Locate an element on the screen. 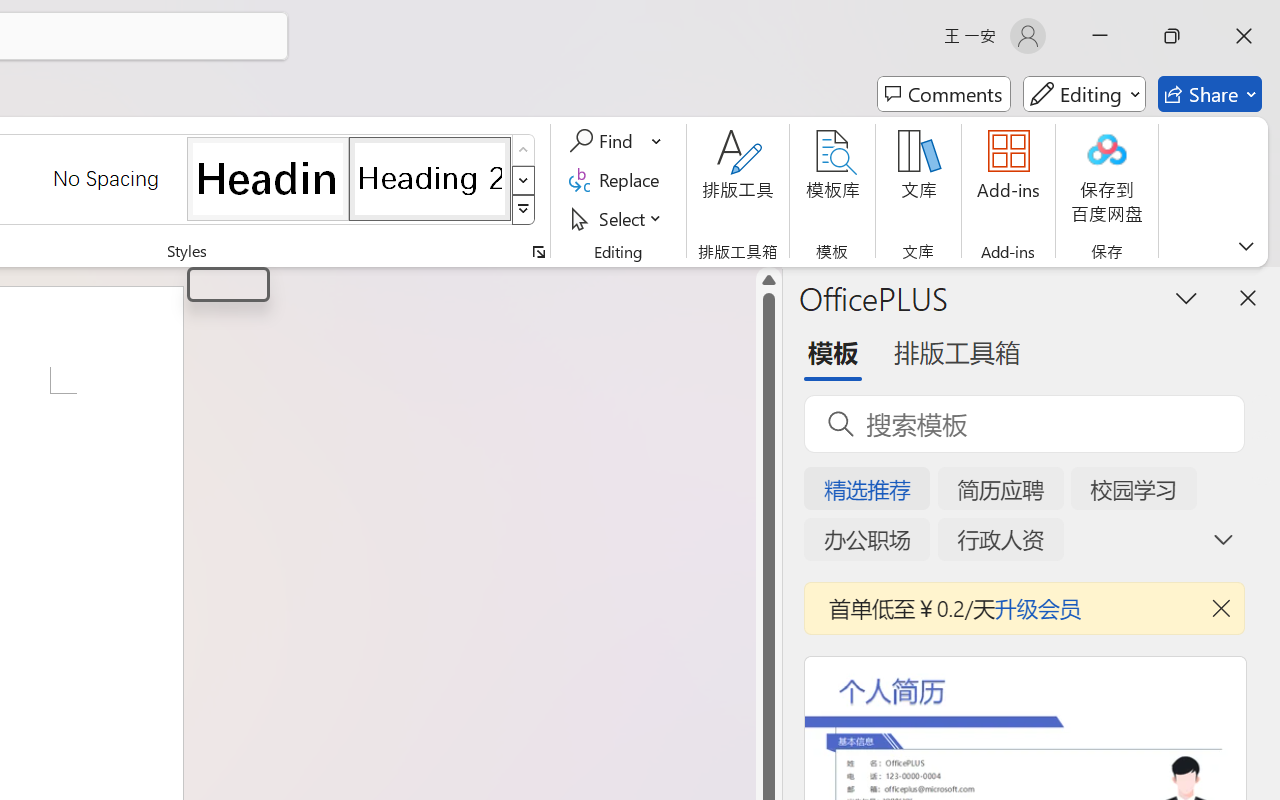 The image size is (1280, 800). 'Row Down' is located at coordinates (523, 179).